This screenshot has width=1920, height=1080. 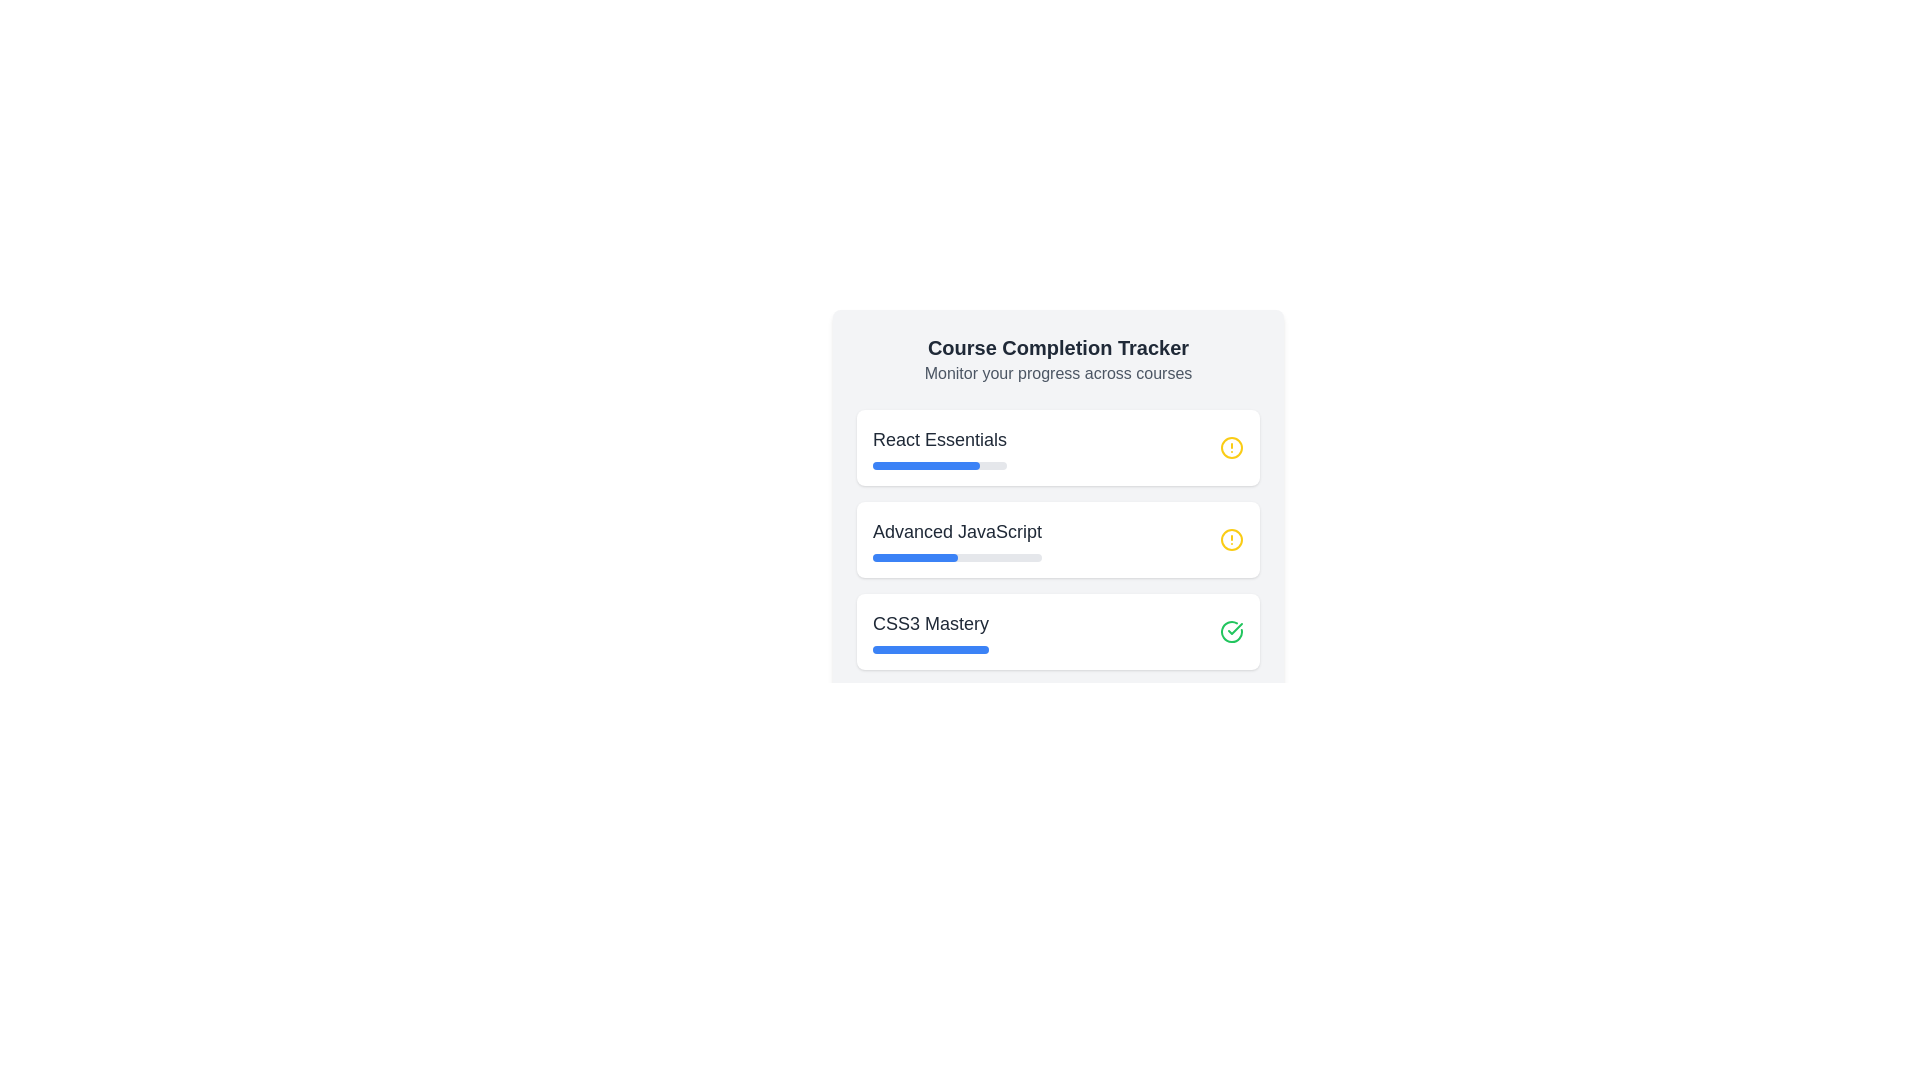 I want to click on the Progress Indicator (Bar) in the 'Advanced JavaScript' course progress area, which is the second progress bar in the 'Course Completion Tracker' component, so click(x=914, y=558).